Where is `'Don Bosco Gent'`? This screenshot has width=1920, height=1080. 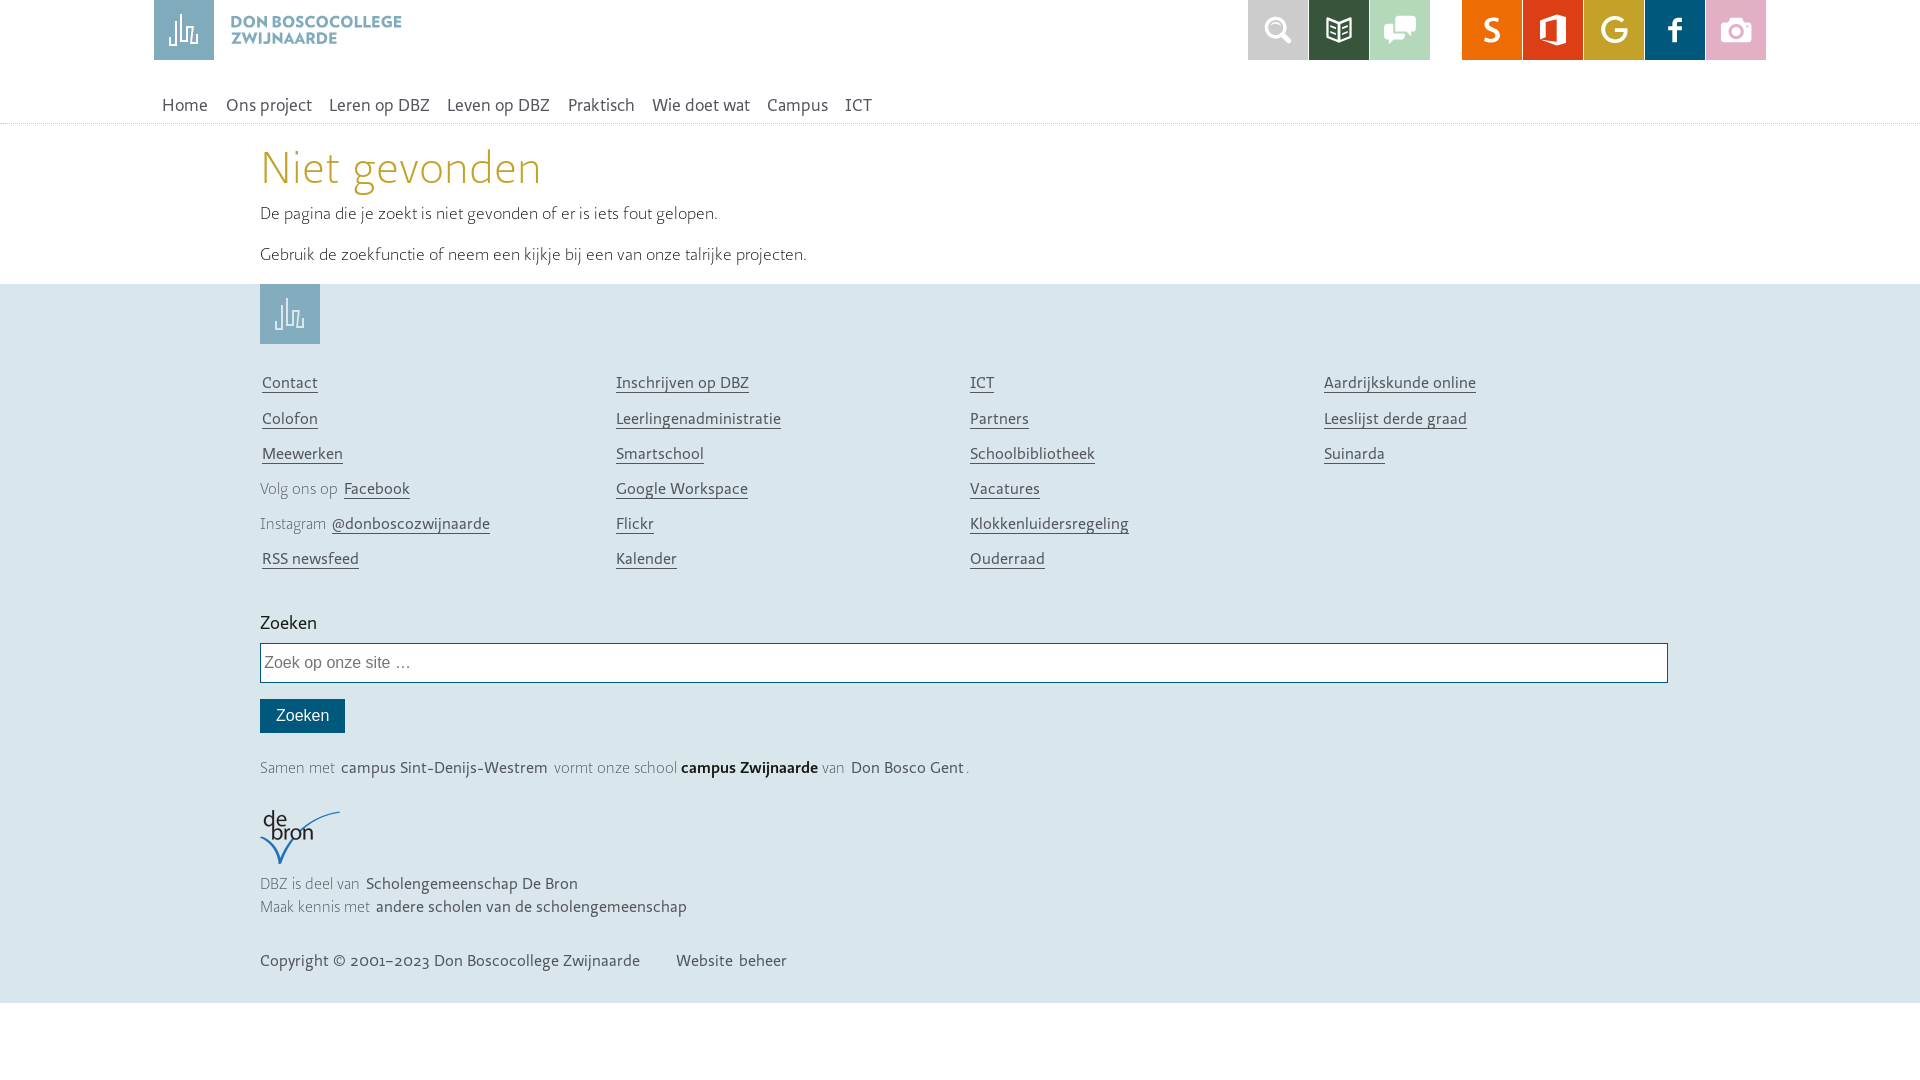 'Don Bosco Gent' is located at coordinates (906, 766).